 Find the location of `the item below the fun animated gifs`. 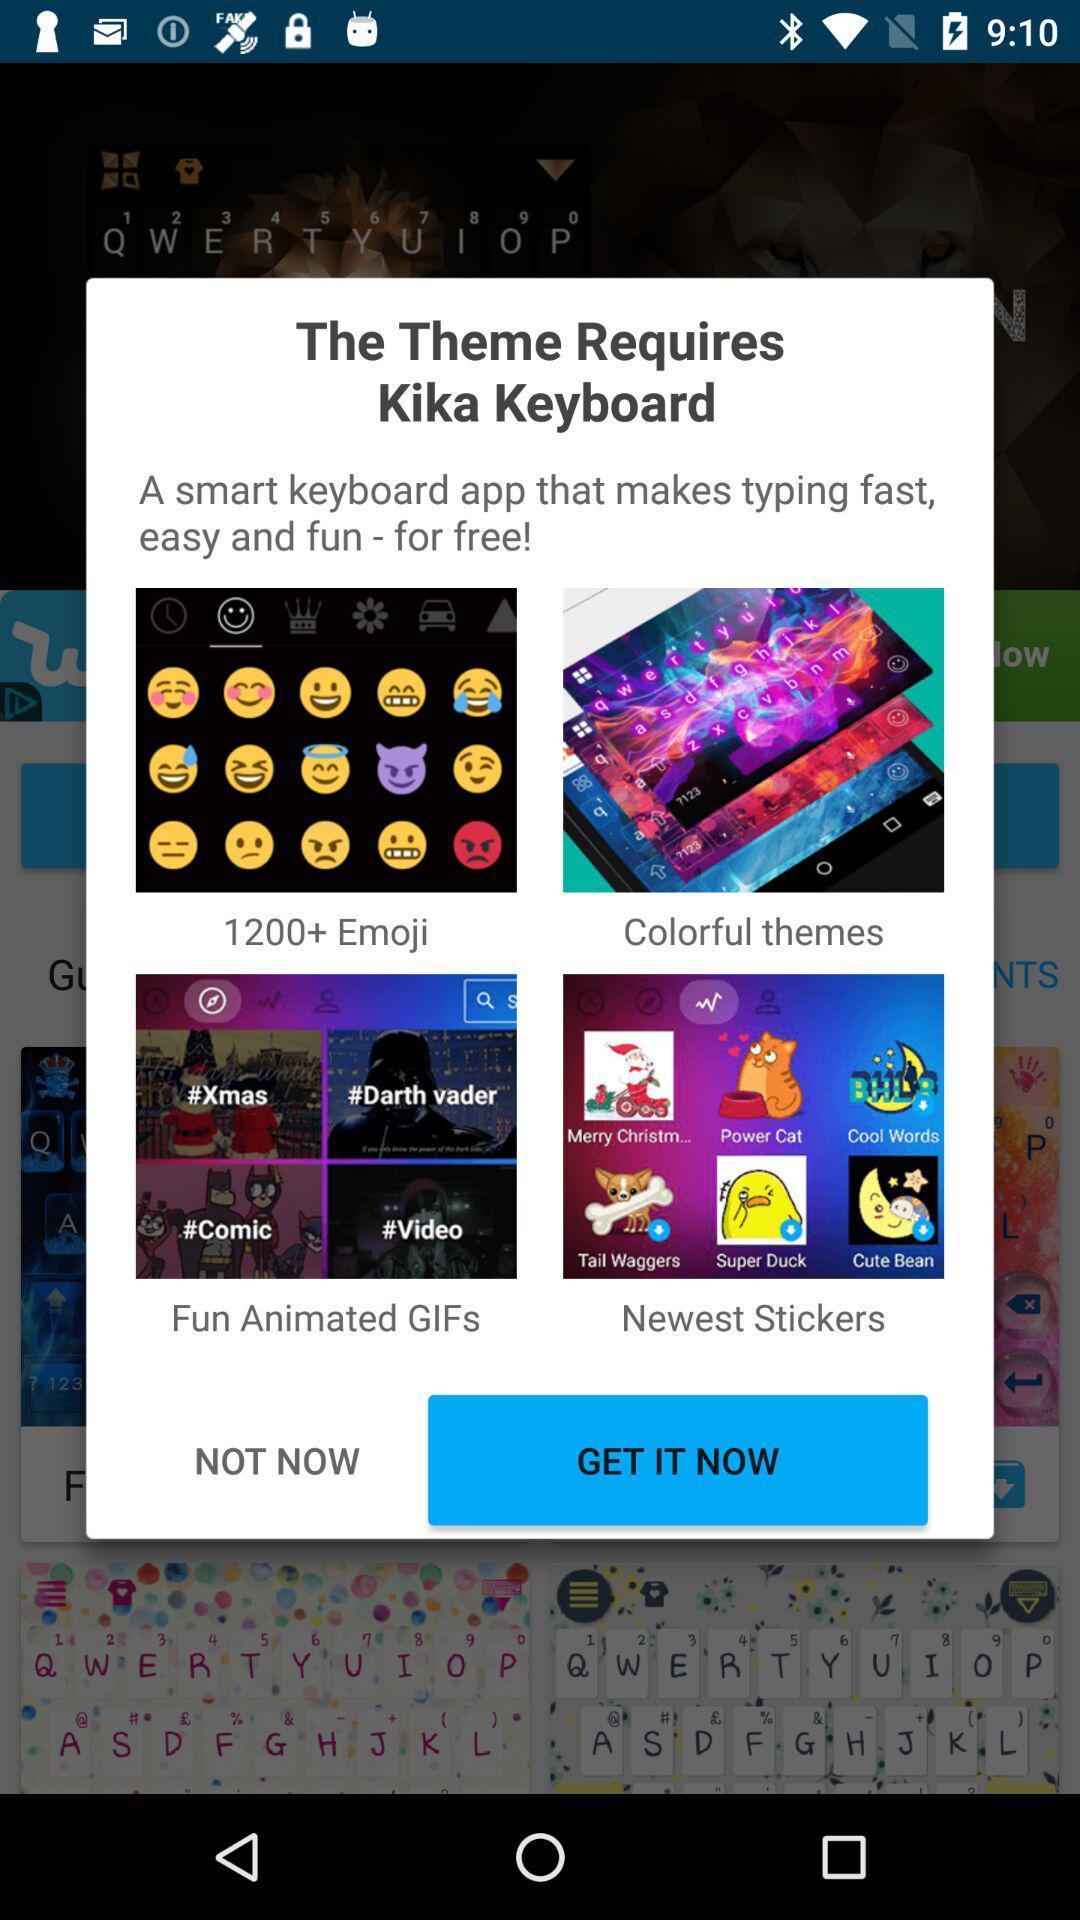

the item below the fun animated gifs is located at coordinates (677, 1460).